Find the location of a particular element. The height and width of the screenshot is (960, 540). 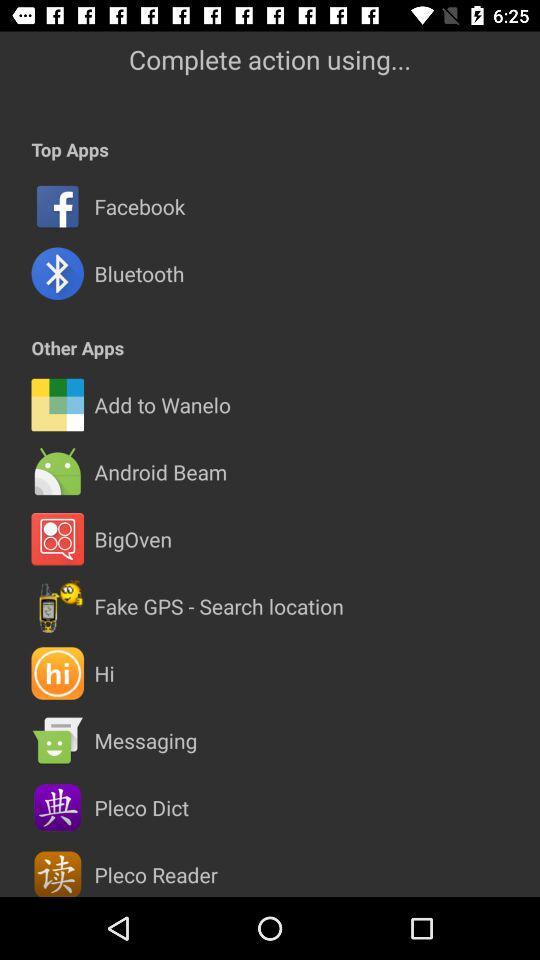

icon above the other apps icon is located at coordinates (138, 272).